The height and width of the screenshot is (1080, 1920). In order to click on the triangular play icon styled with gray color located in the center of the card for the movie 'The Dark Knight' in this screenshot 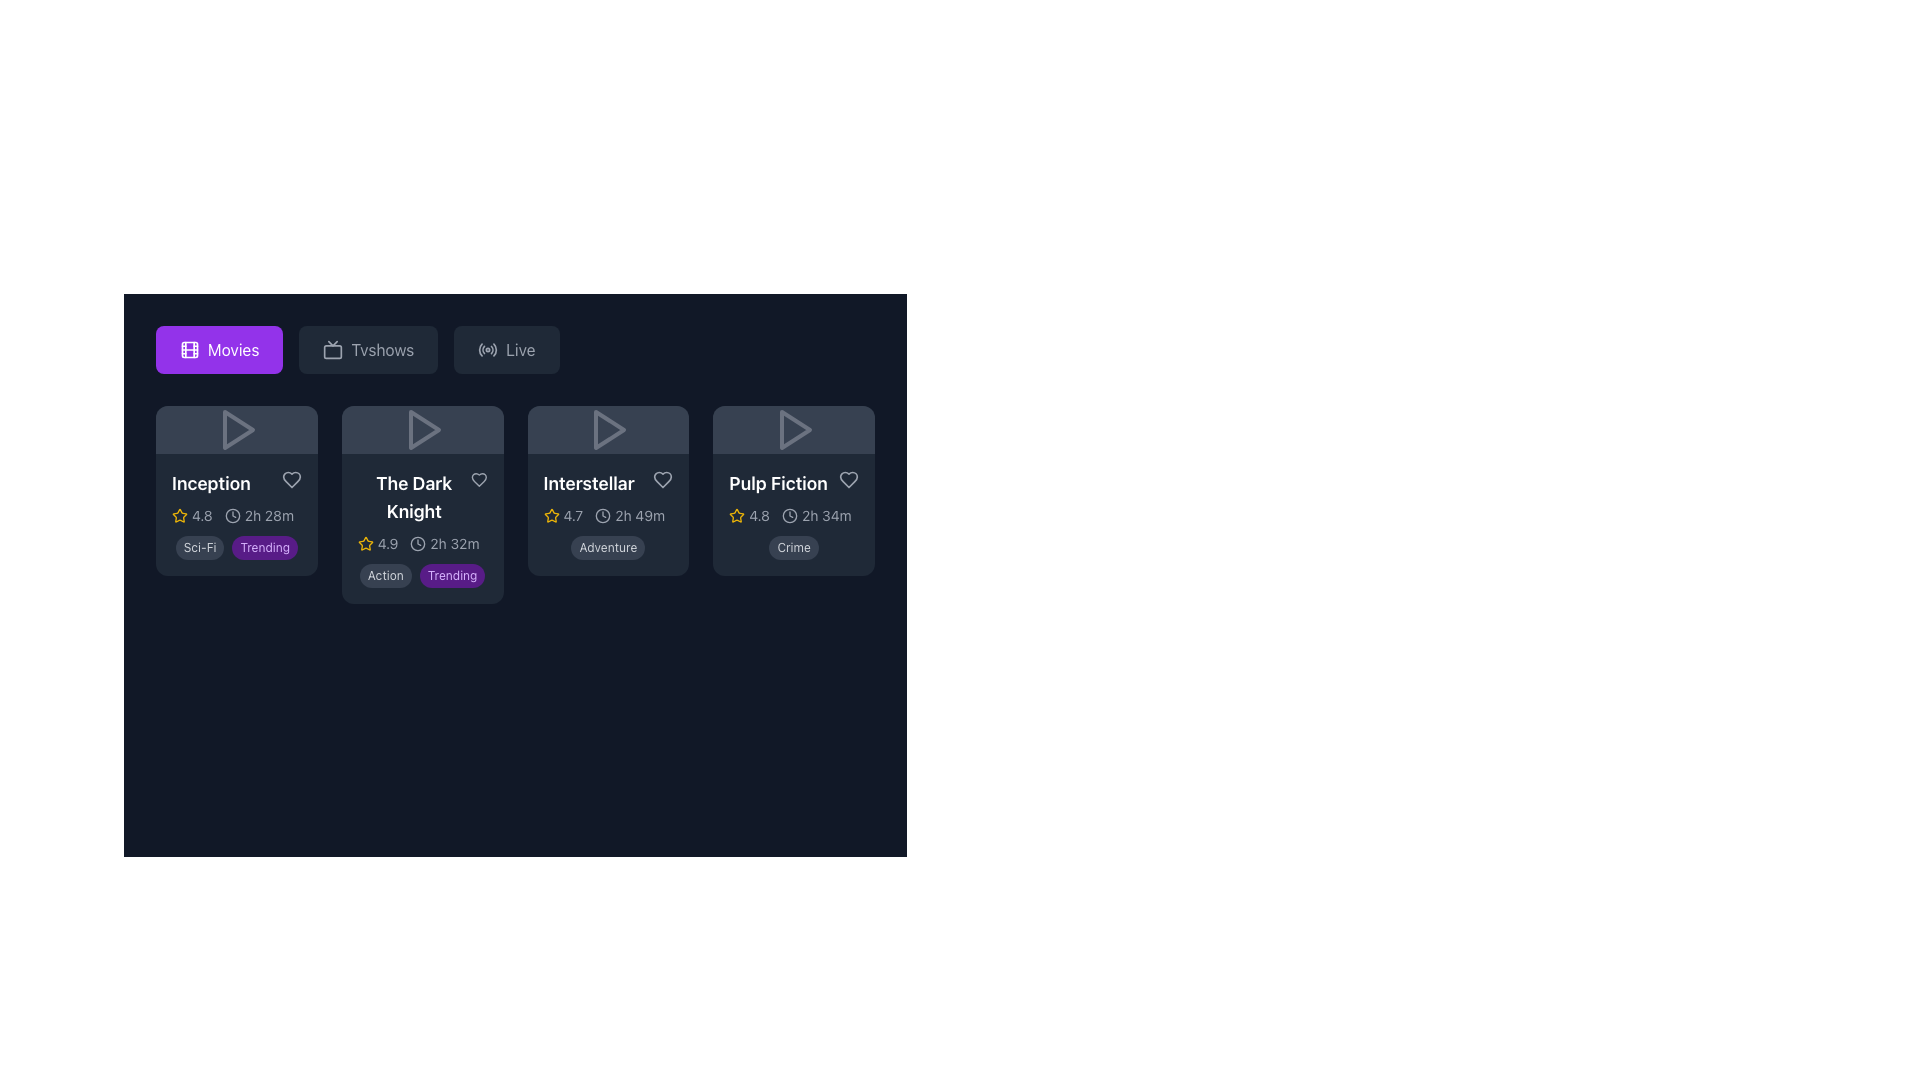, I will do `click(421, 428)`.